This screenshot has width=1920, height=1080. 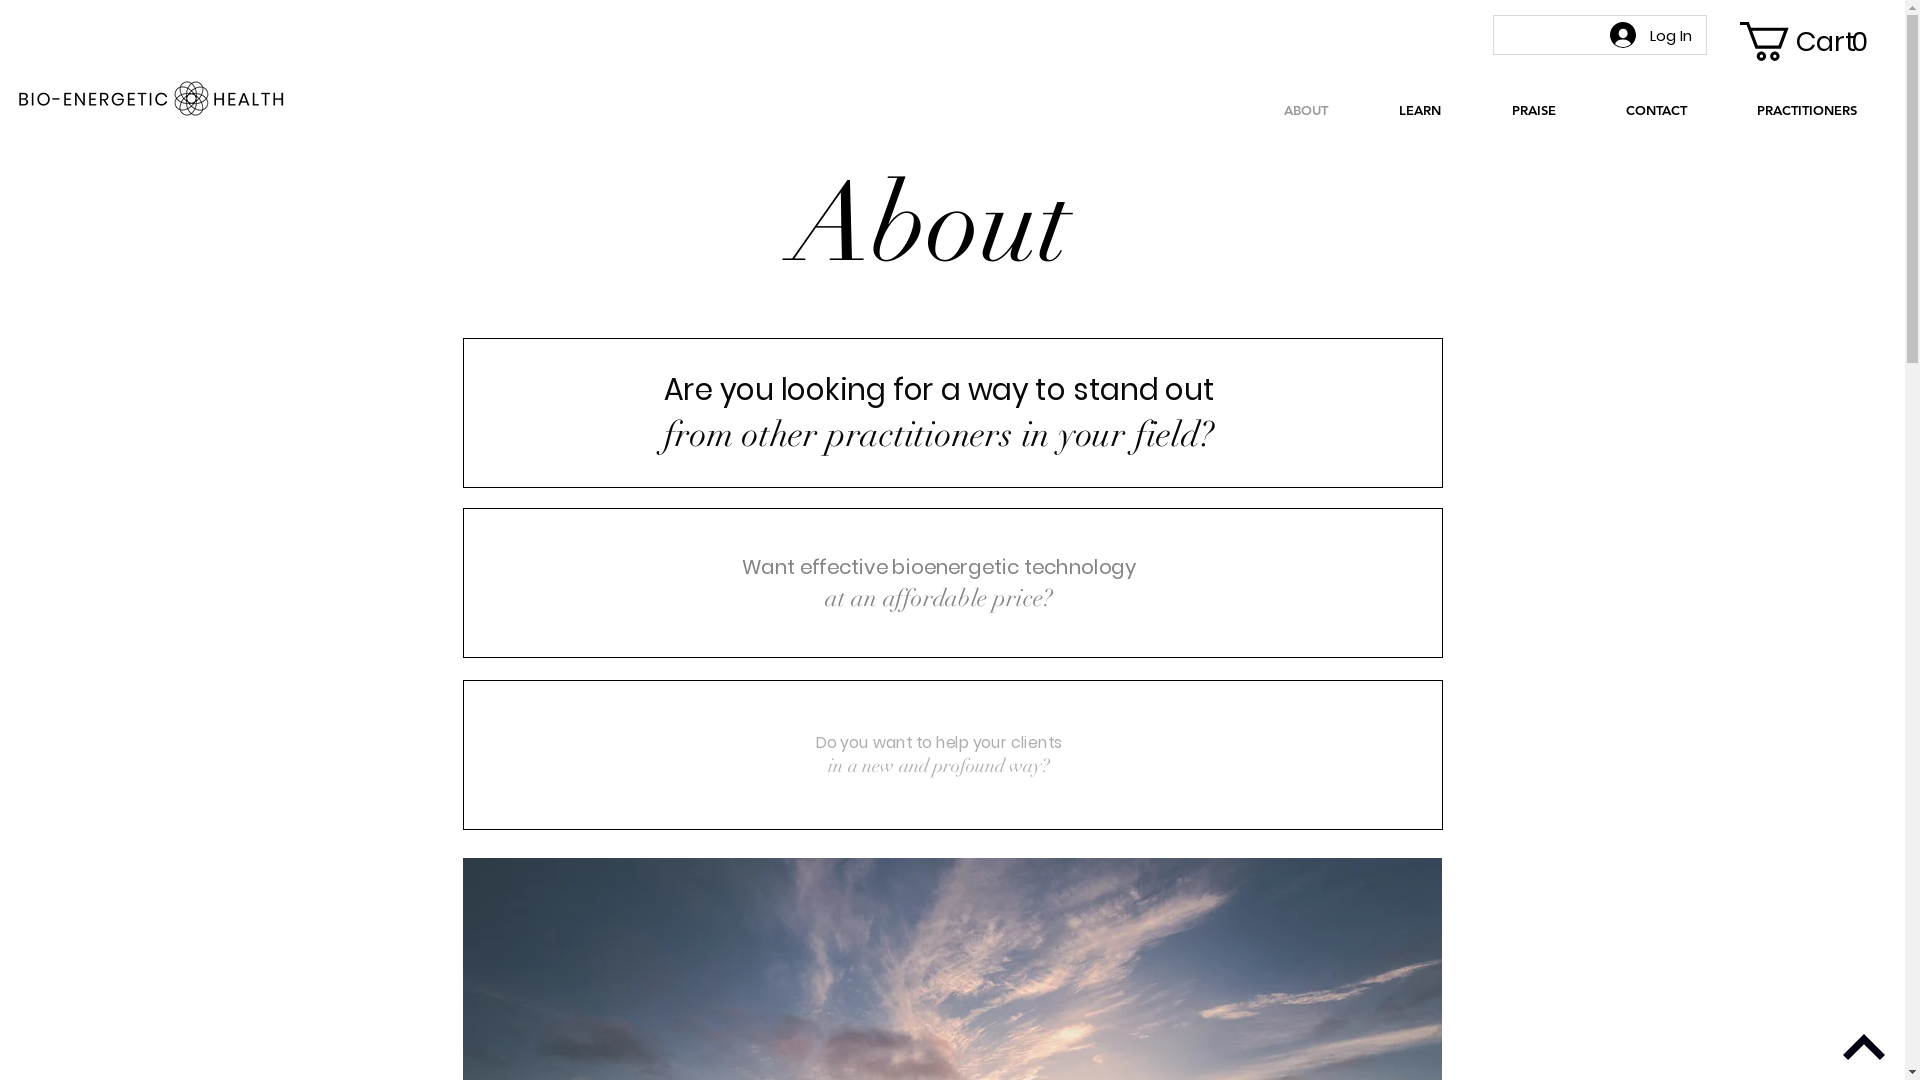 I want to click on 'CONTACT', so click(x=1589, y=110).